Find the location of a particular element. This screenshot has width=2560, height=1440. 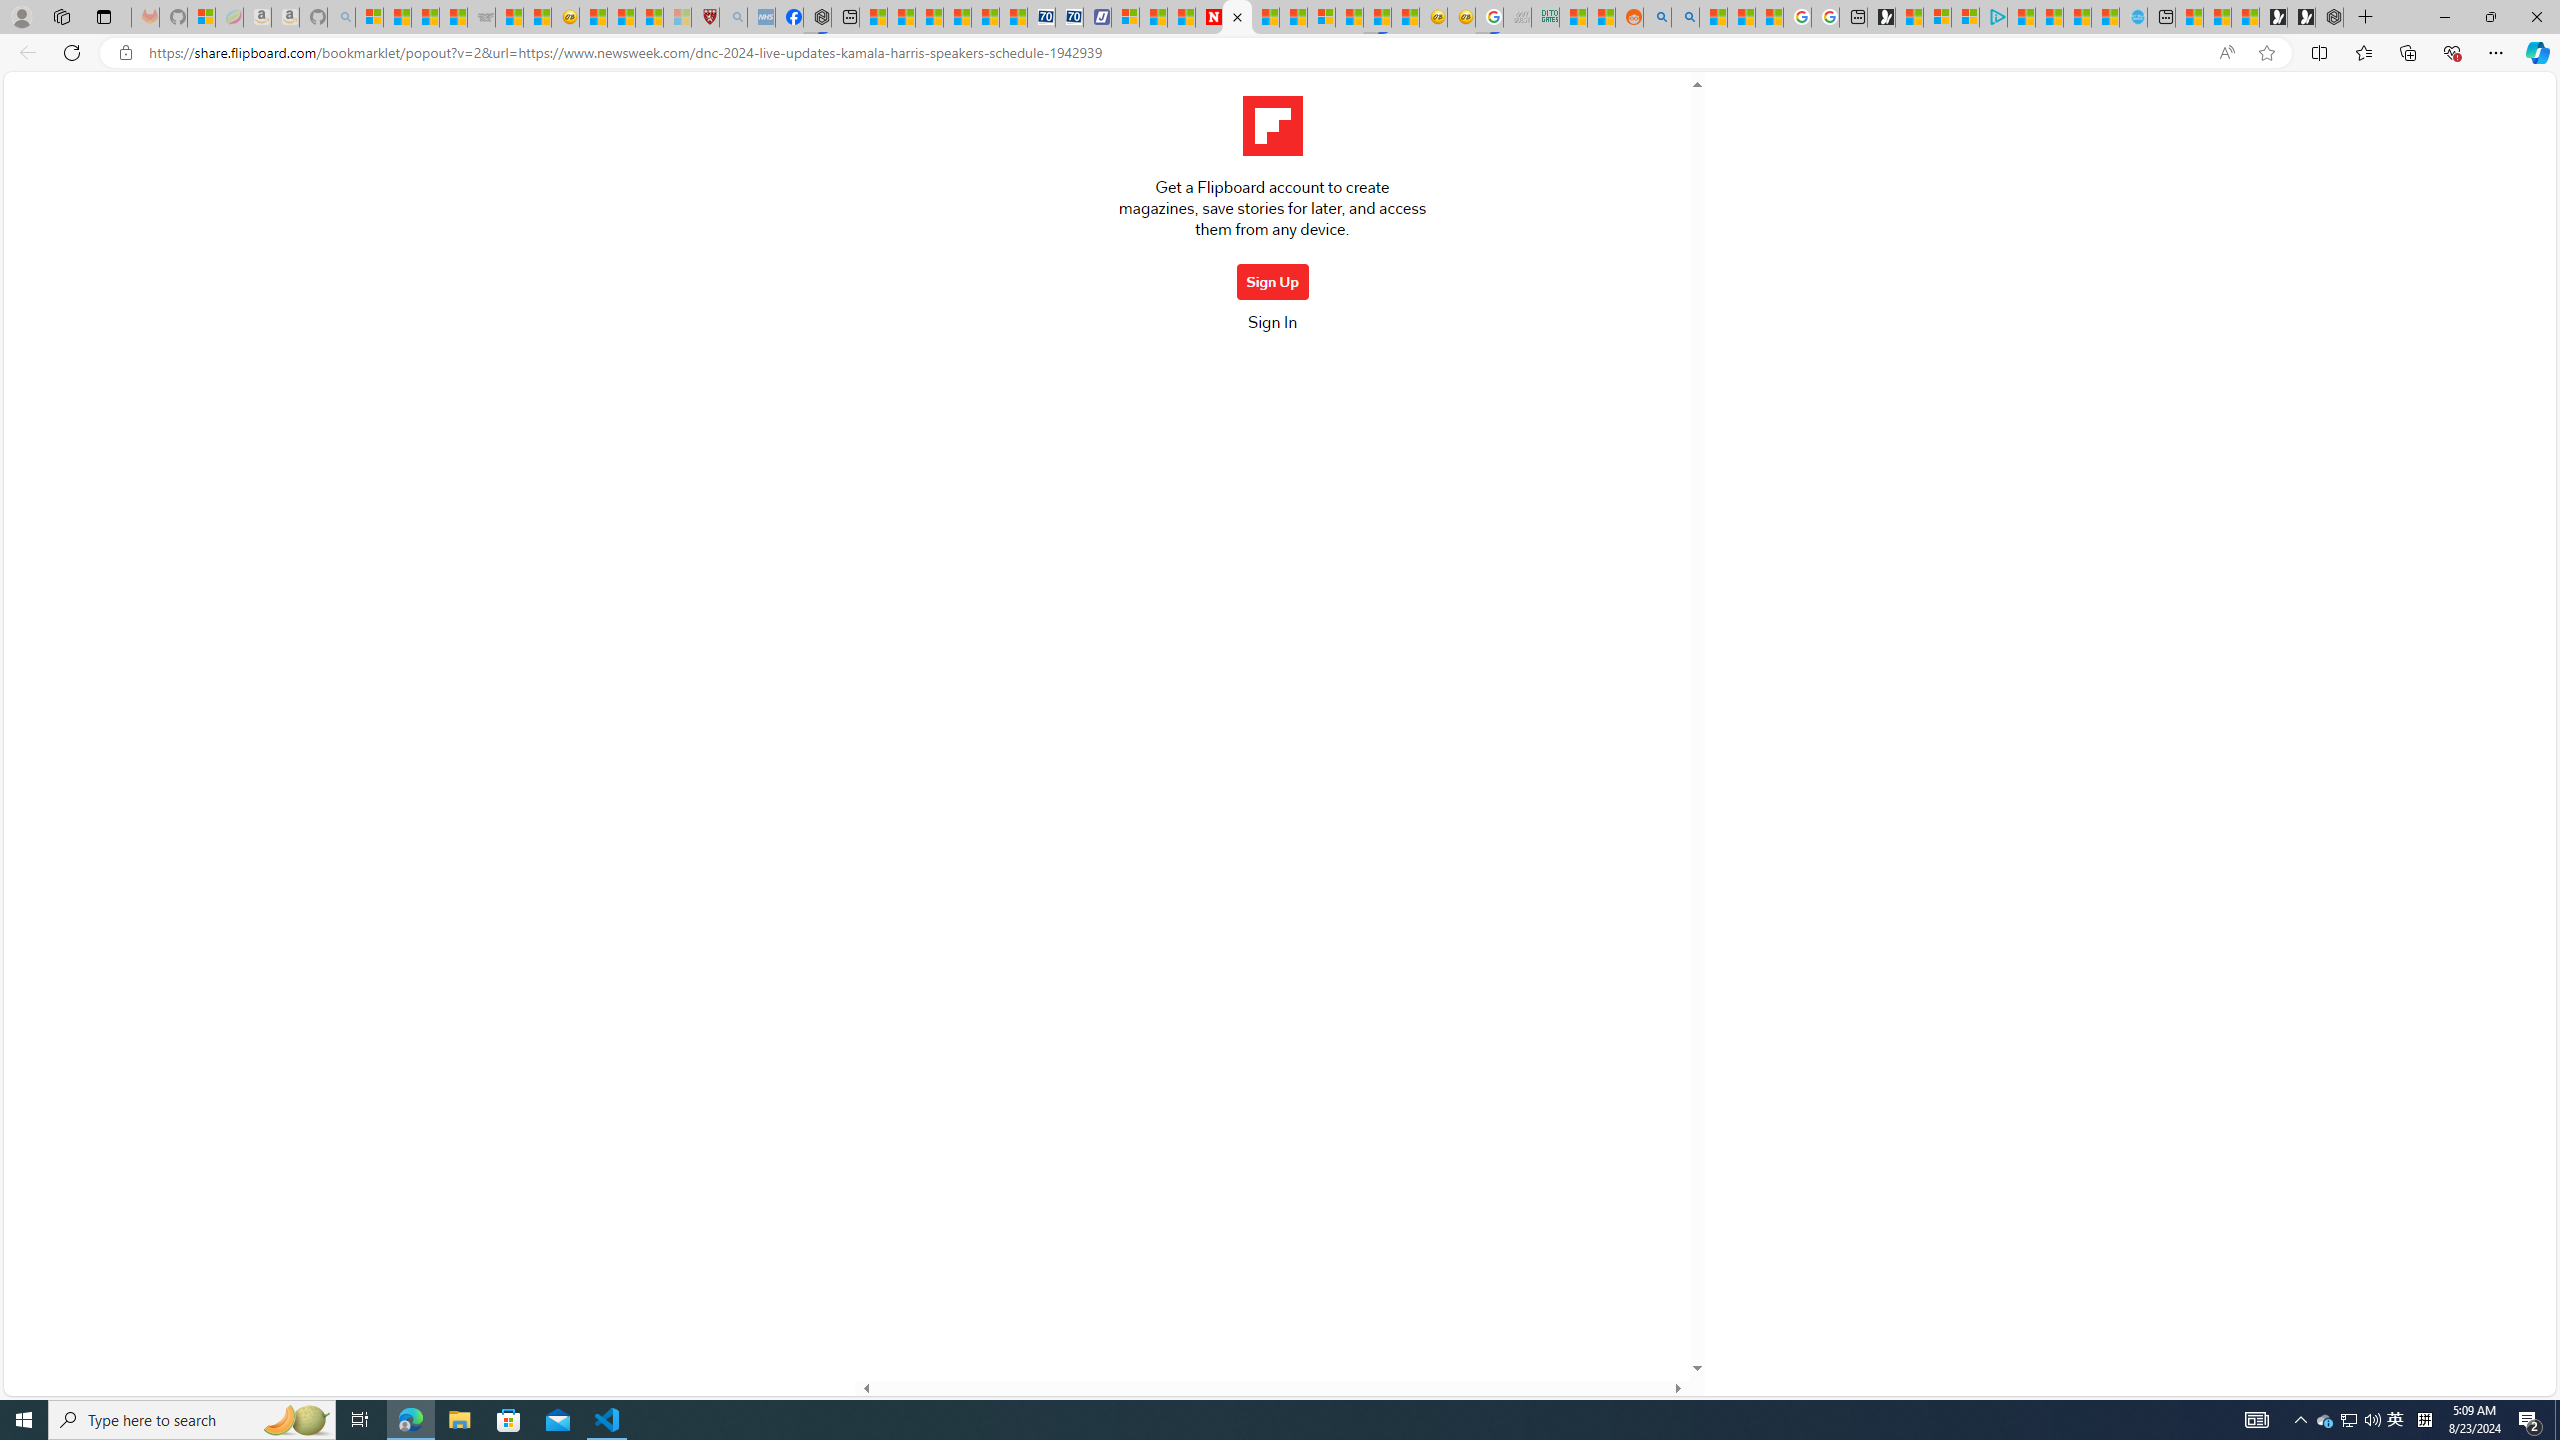

'Sign Up' is located at coordinates (1271, 280).